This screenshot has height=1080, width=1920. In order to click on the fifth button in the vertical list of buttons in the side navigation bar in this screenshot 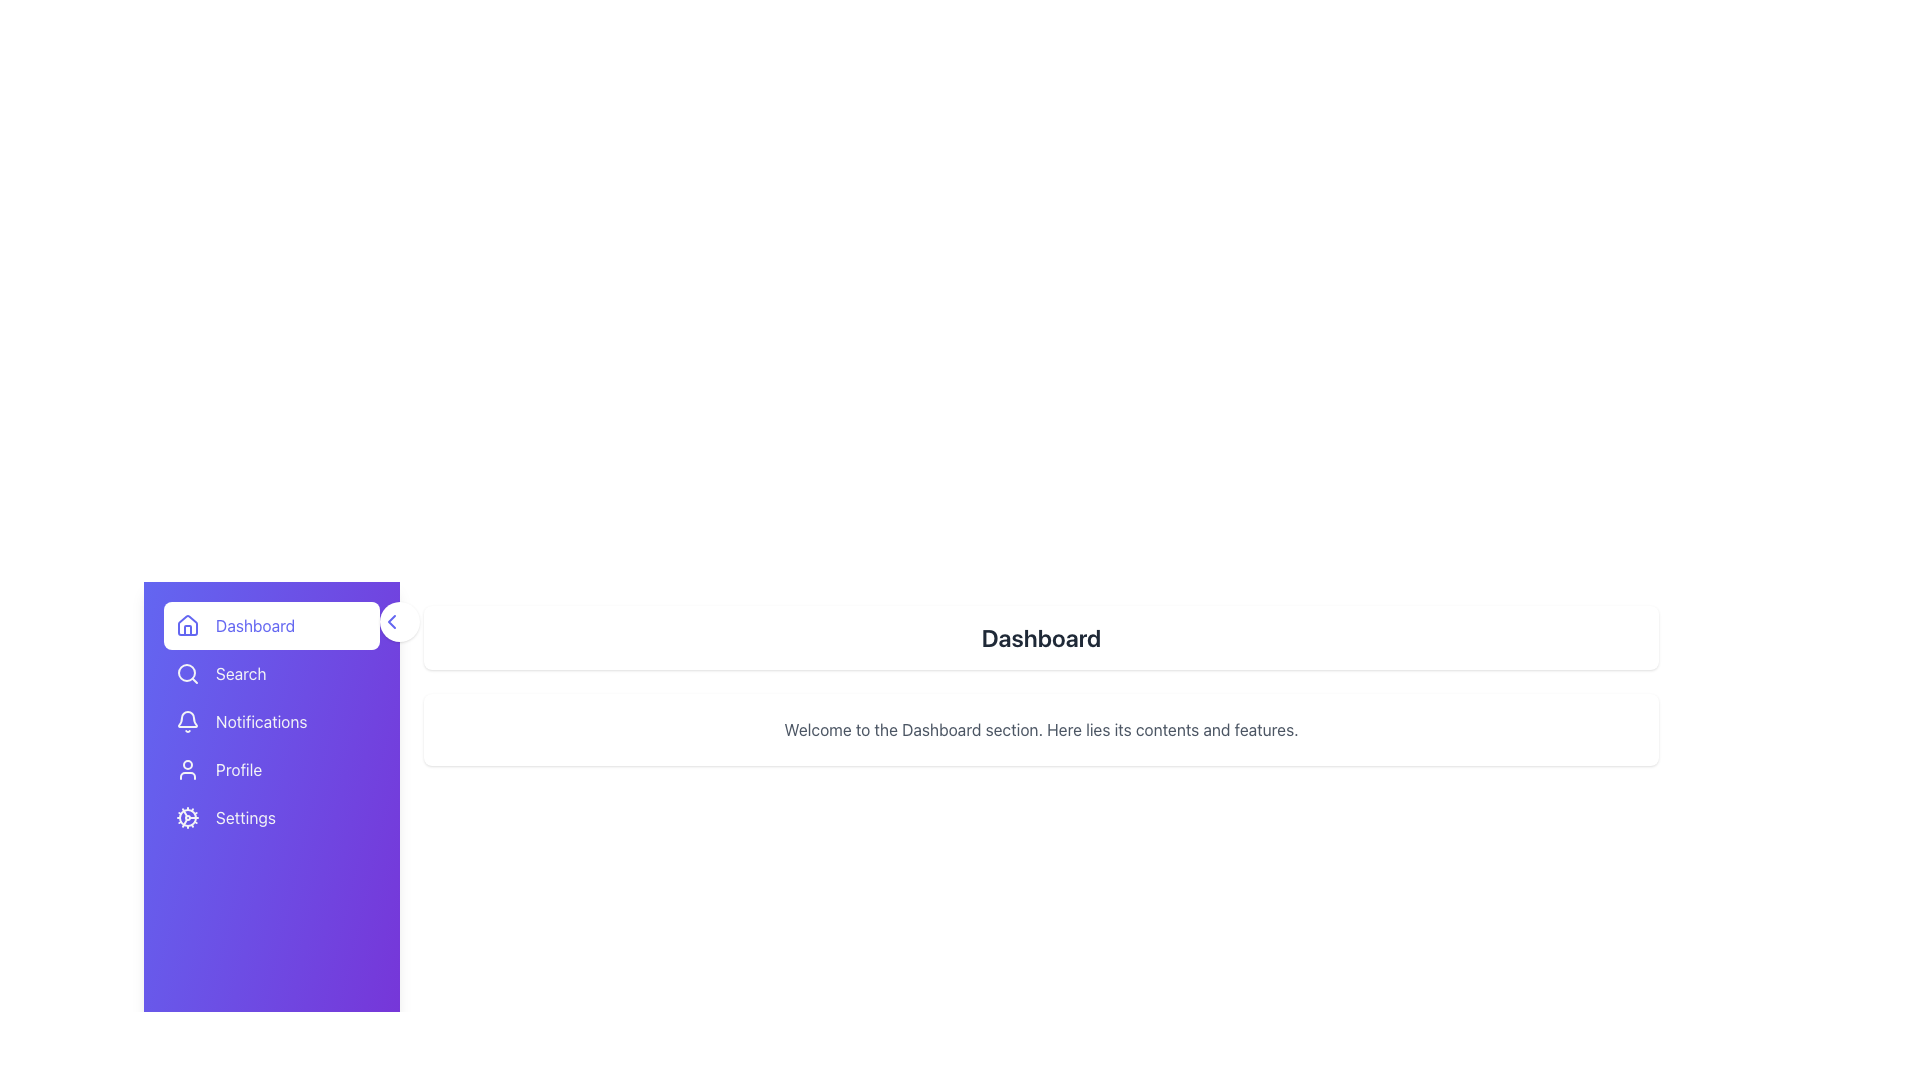, I will do `click(271, 817)`.